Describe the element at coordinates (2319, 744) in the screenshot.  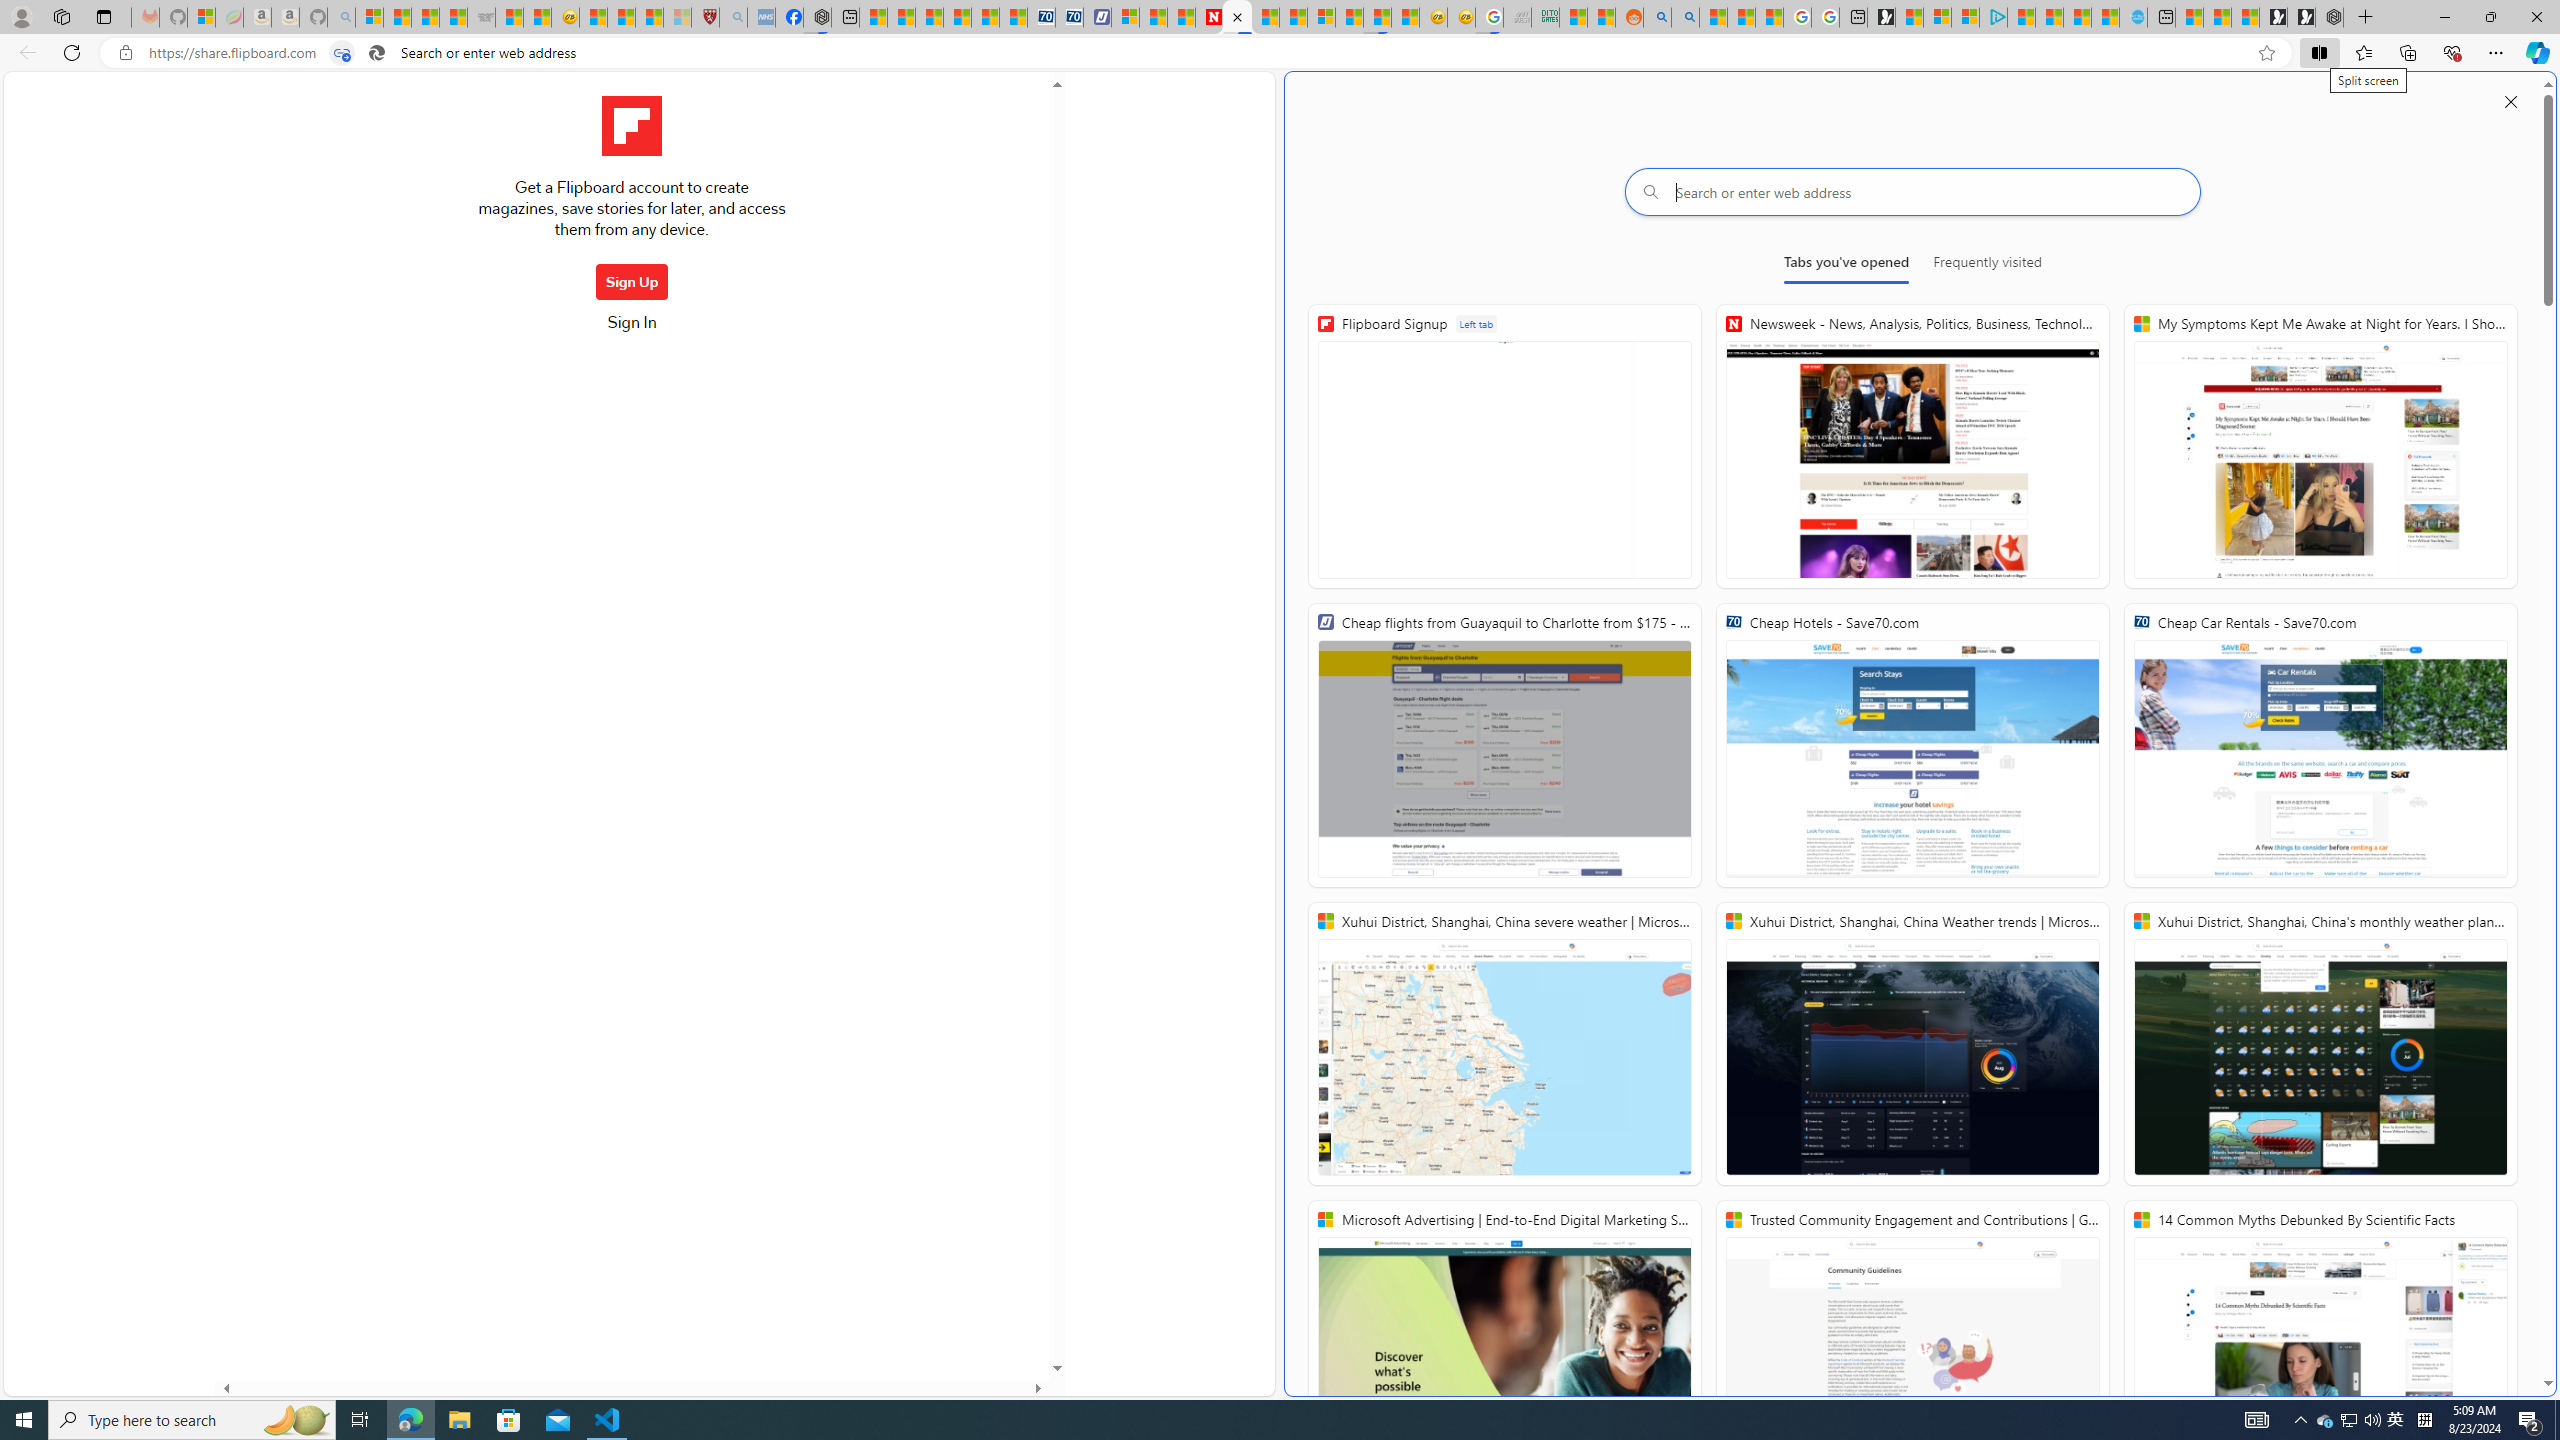
I see `'Cheap Car Rentals - Save70.com'` at that location.